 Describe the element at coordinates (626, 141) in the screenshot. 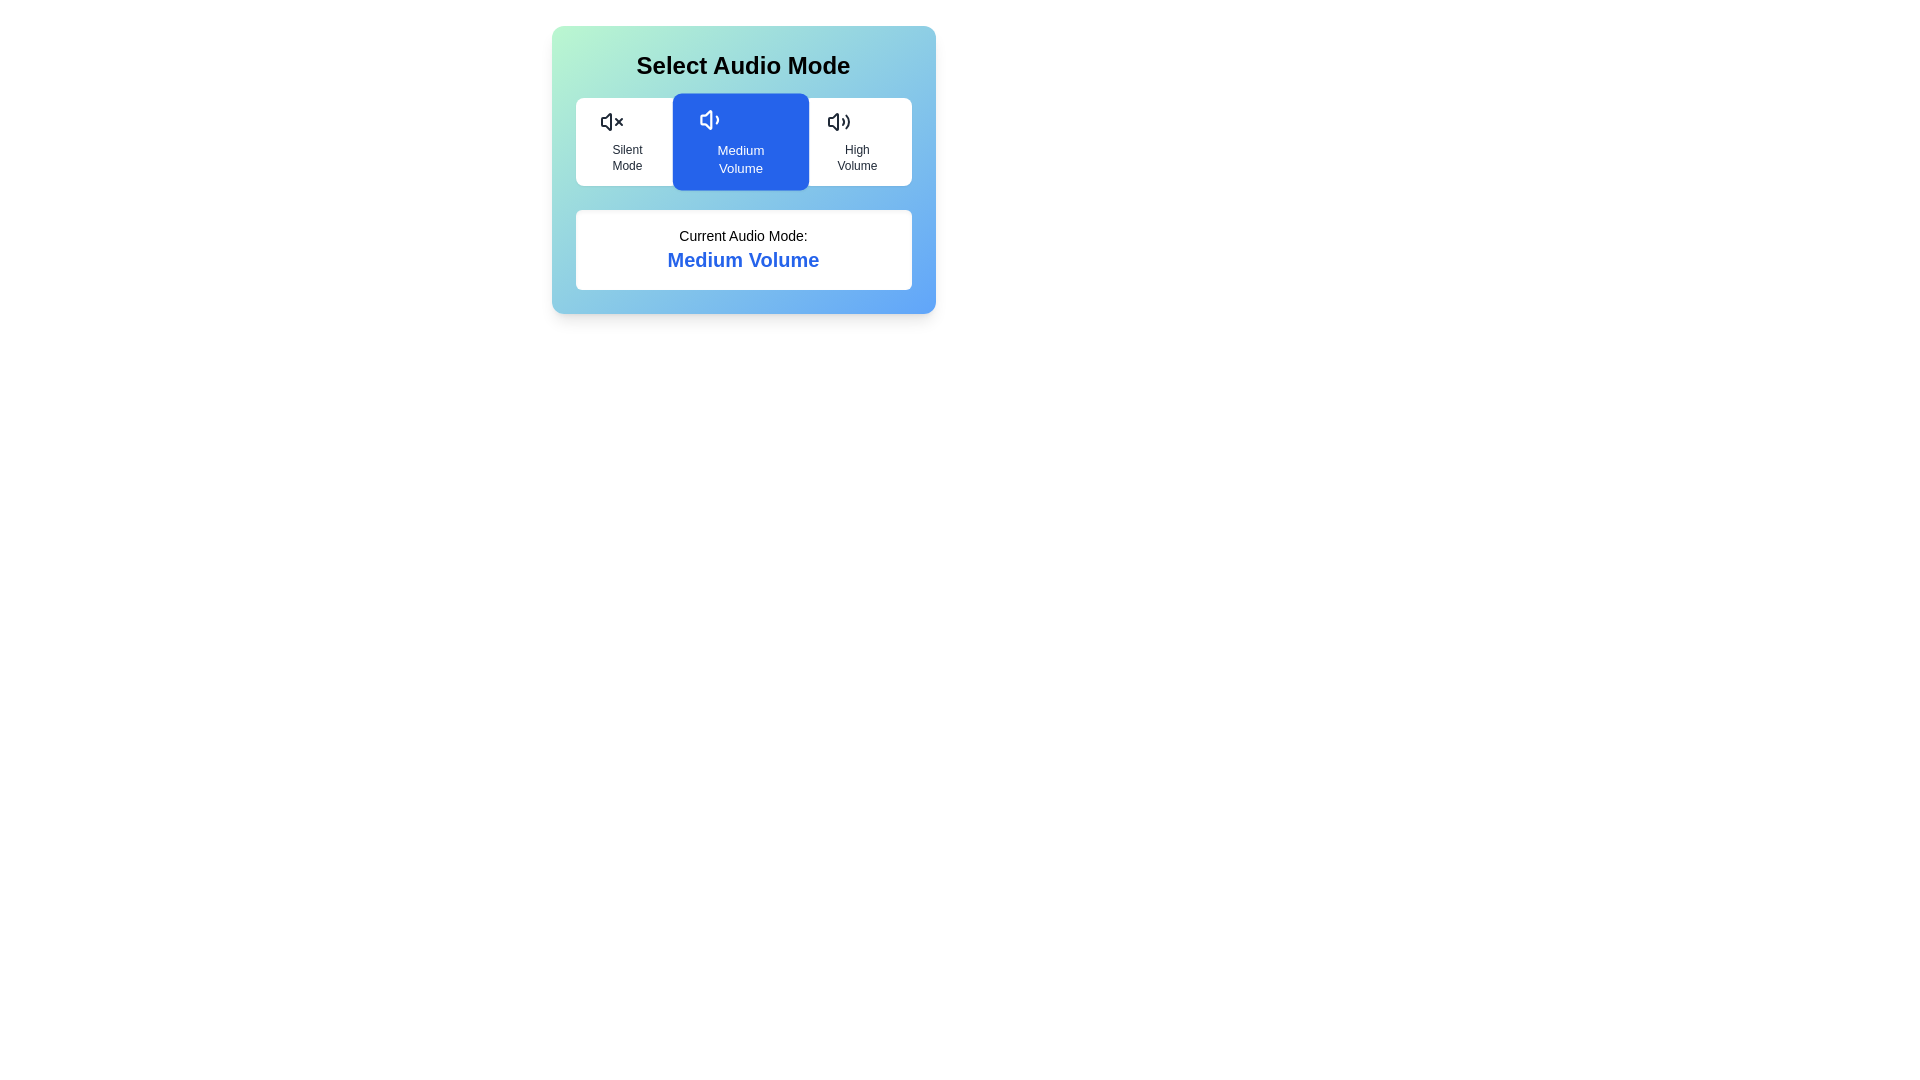

I see `the audio mode Silent Mode by clicking the corresponding button` at that location.